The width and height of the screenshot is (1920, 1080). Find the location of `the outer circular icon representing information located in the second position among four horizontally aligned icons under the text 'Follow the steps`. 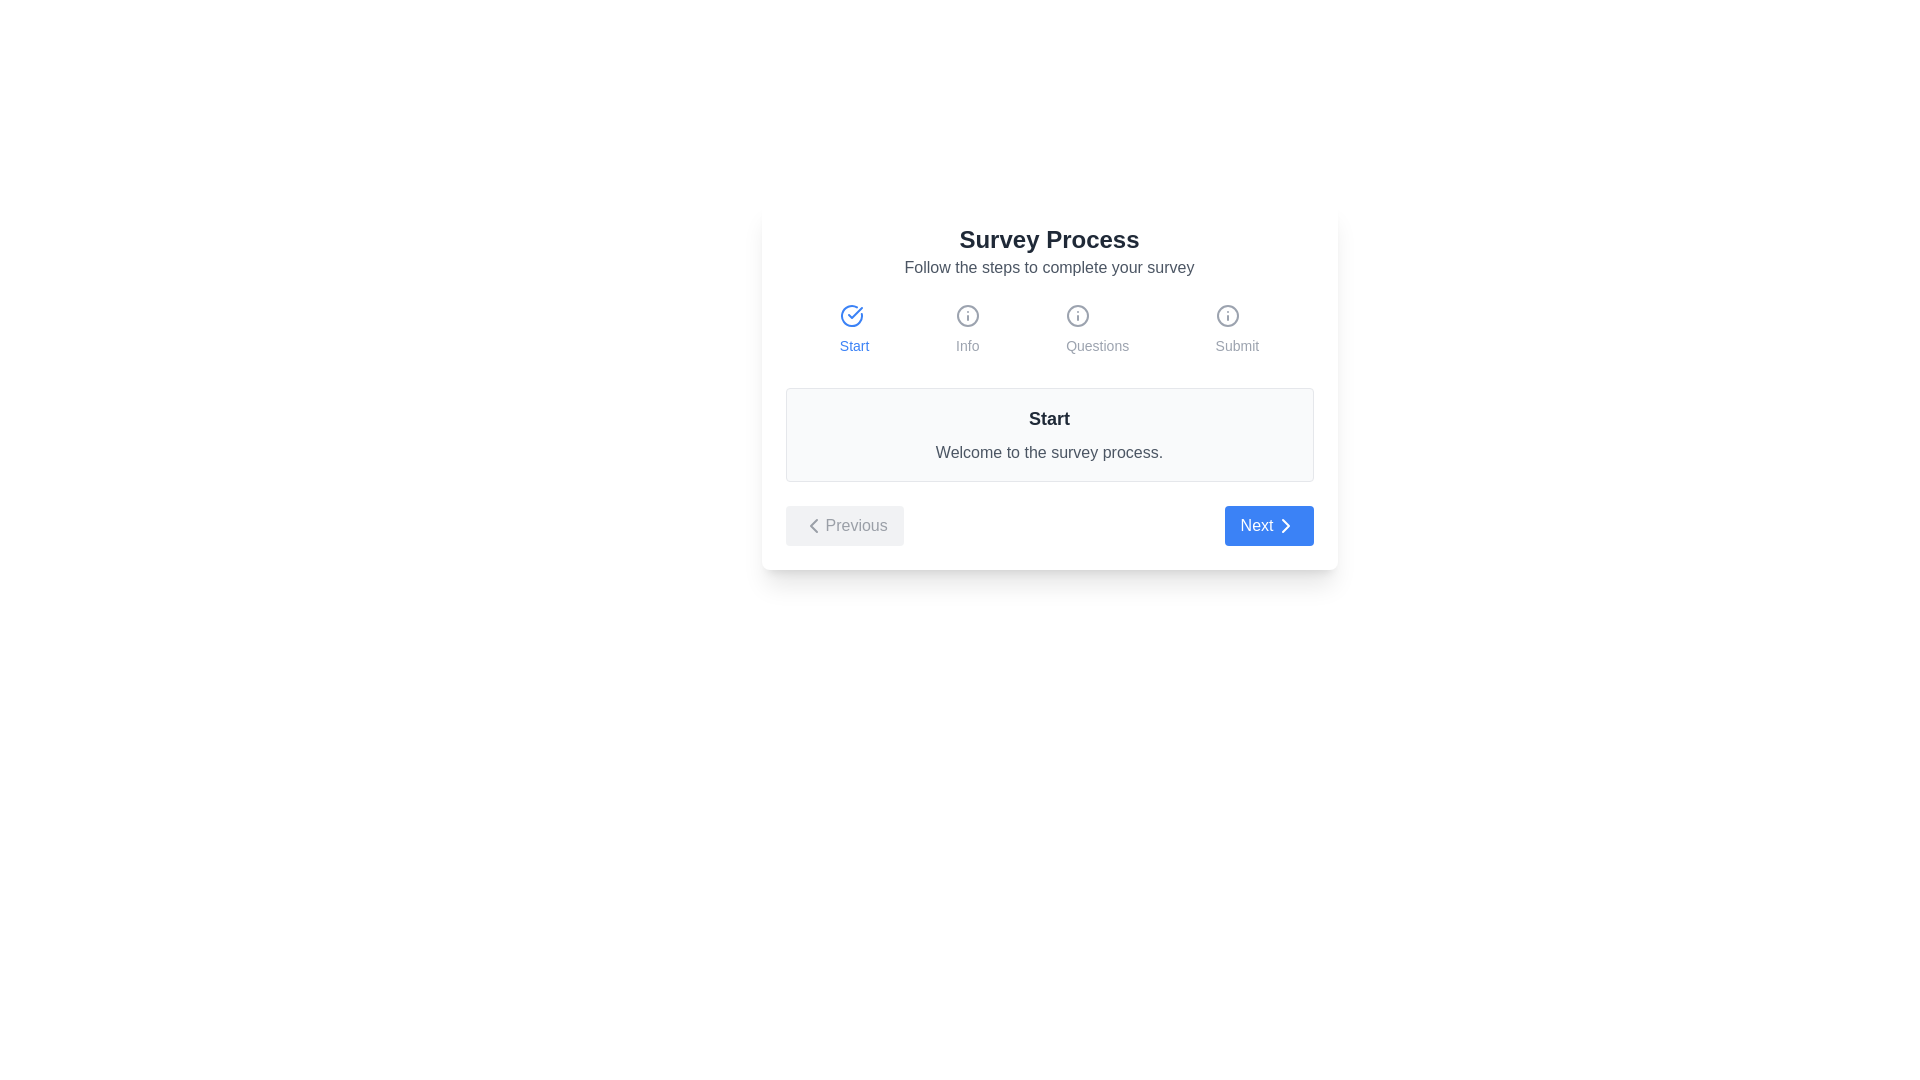

the outer circular icon representing information located in the second position among four horizontally aligned icons under the text 'Follow the steps is located at coordinates (967, 315).